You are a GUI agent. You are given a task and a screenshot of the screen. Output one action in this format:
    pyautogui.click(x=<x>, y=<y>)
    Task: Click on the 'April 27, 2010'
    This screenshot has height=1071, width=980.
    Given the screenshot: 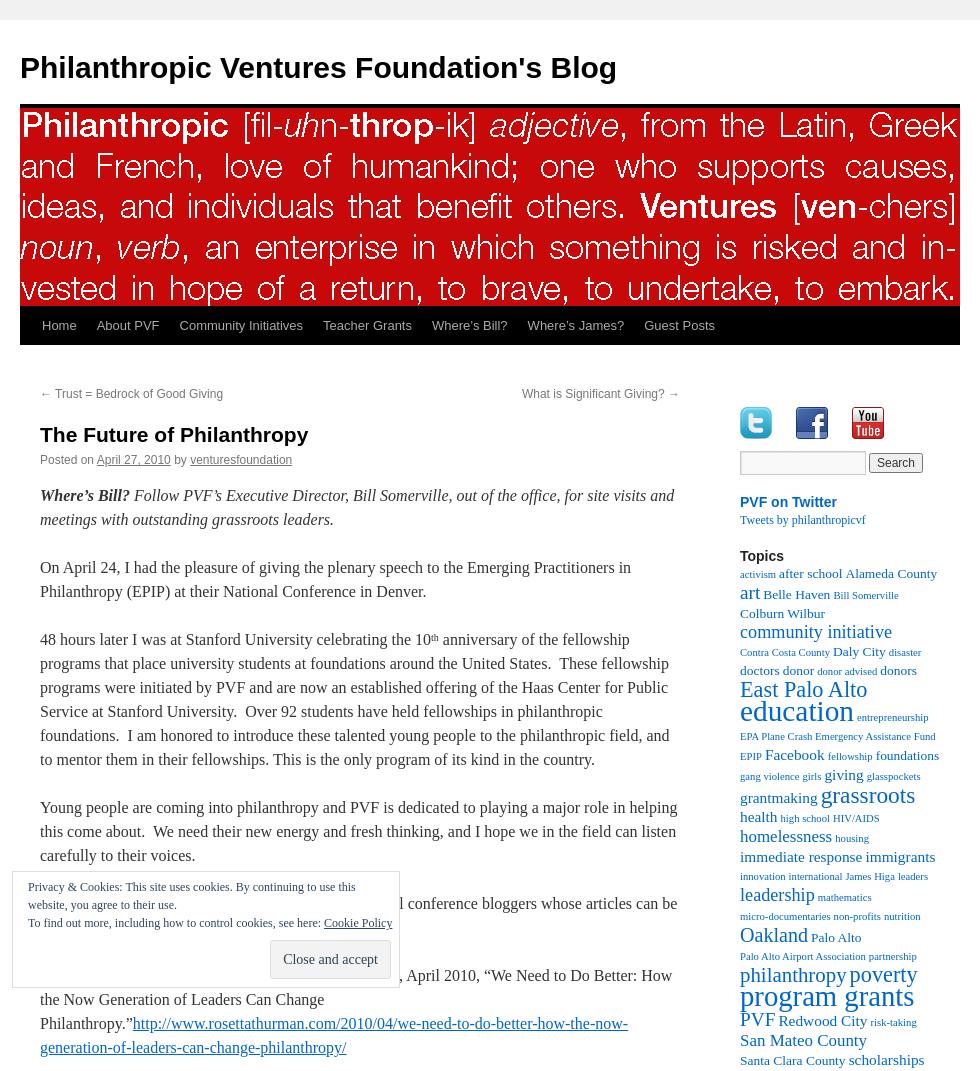 What is the action you would take?
    pyautogui.click(x=132, y=459)
    